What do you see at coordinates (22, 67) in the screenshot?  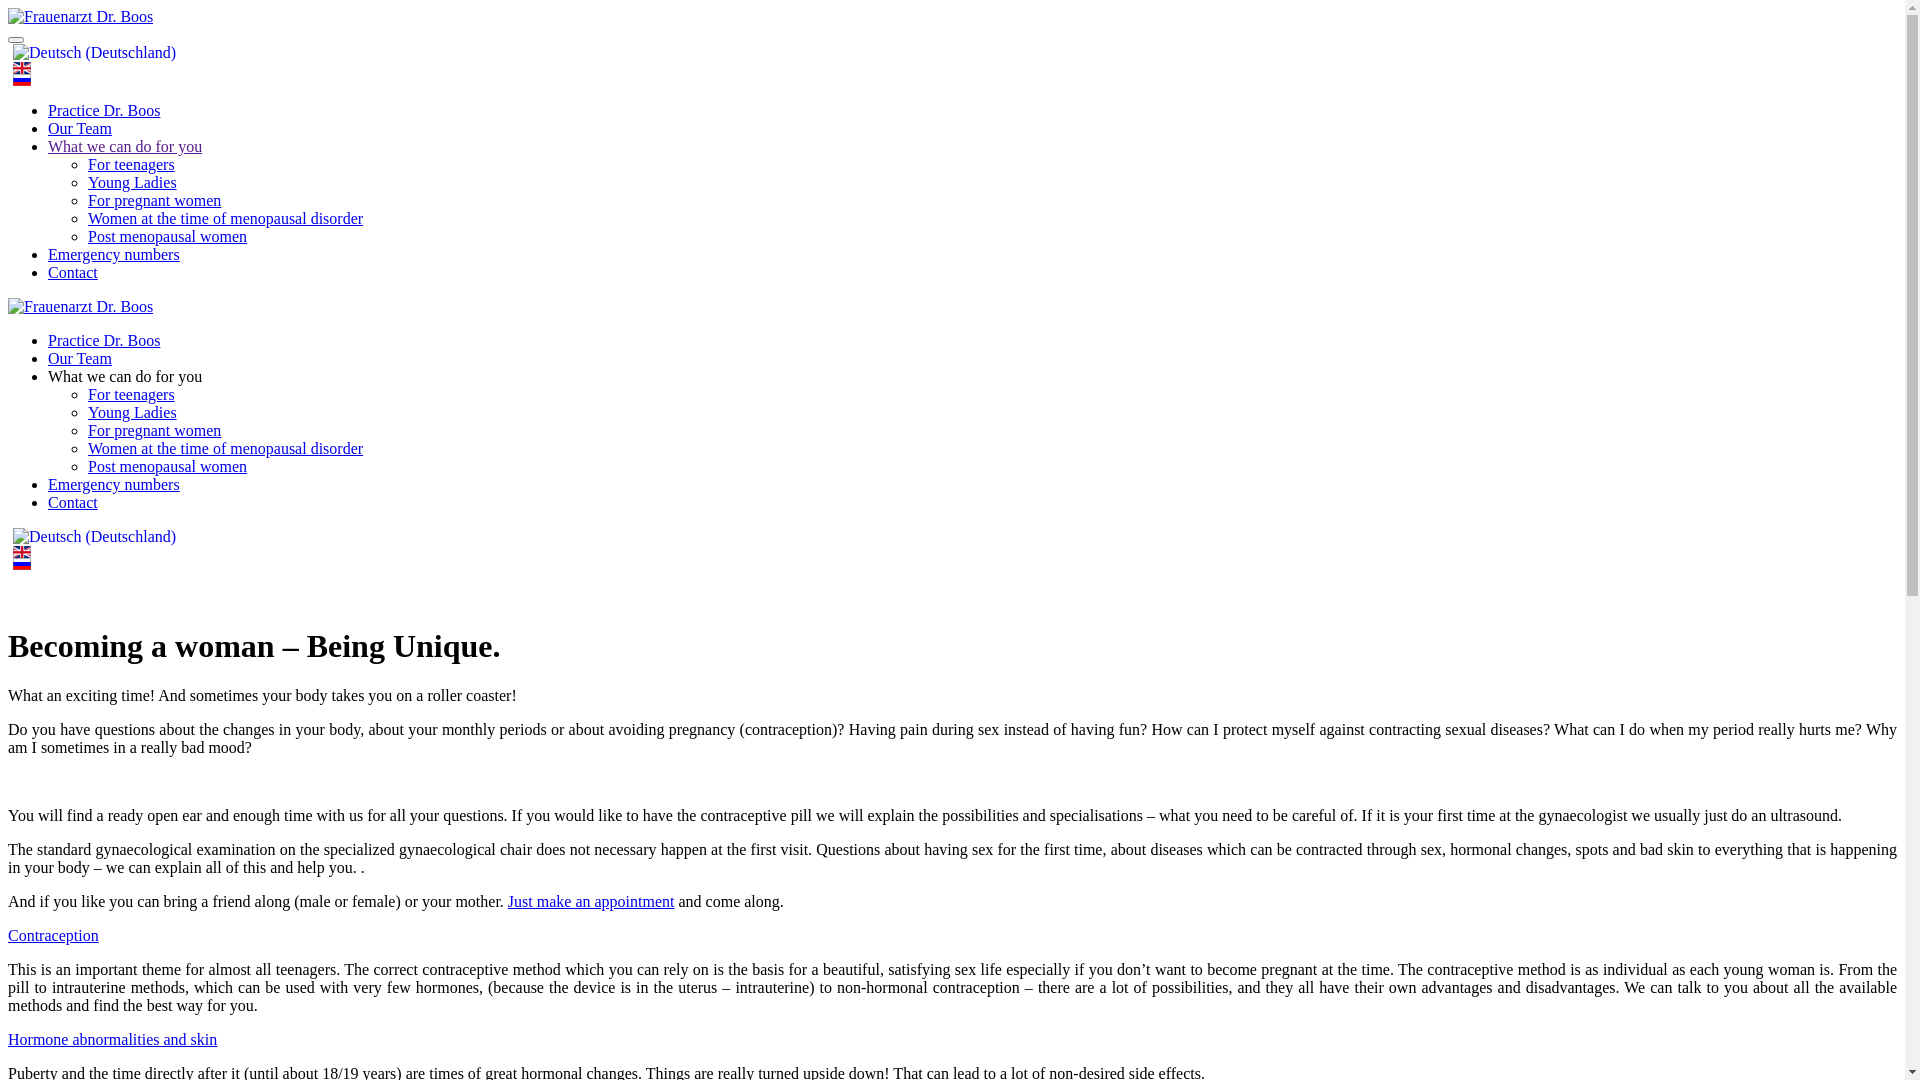 I see `'English (United Kingdom)'` at bounding box center [22, 67].